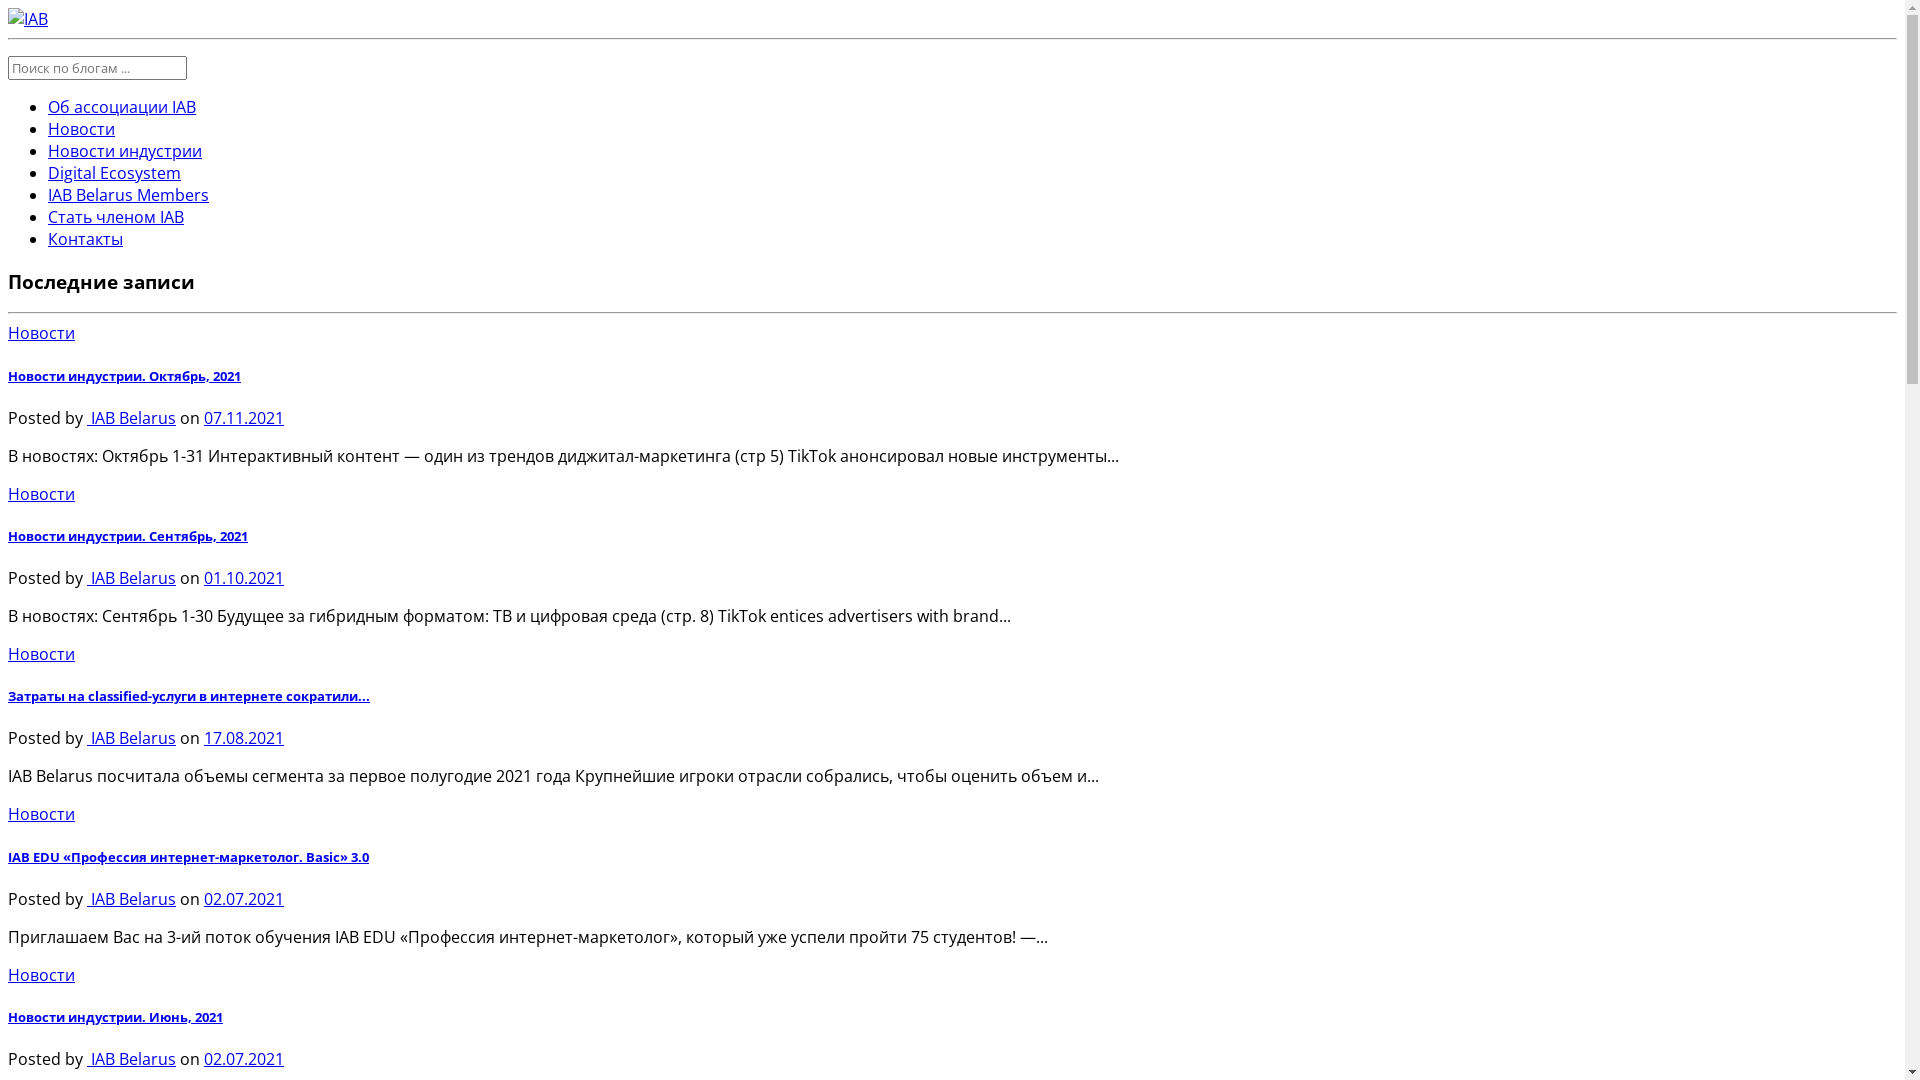 This screenshot has width=1920, height=1080. Describe the element at coordinates (203, 737) in the screenshot. I see `'17.08.2021'` at that location.